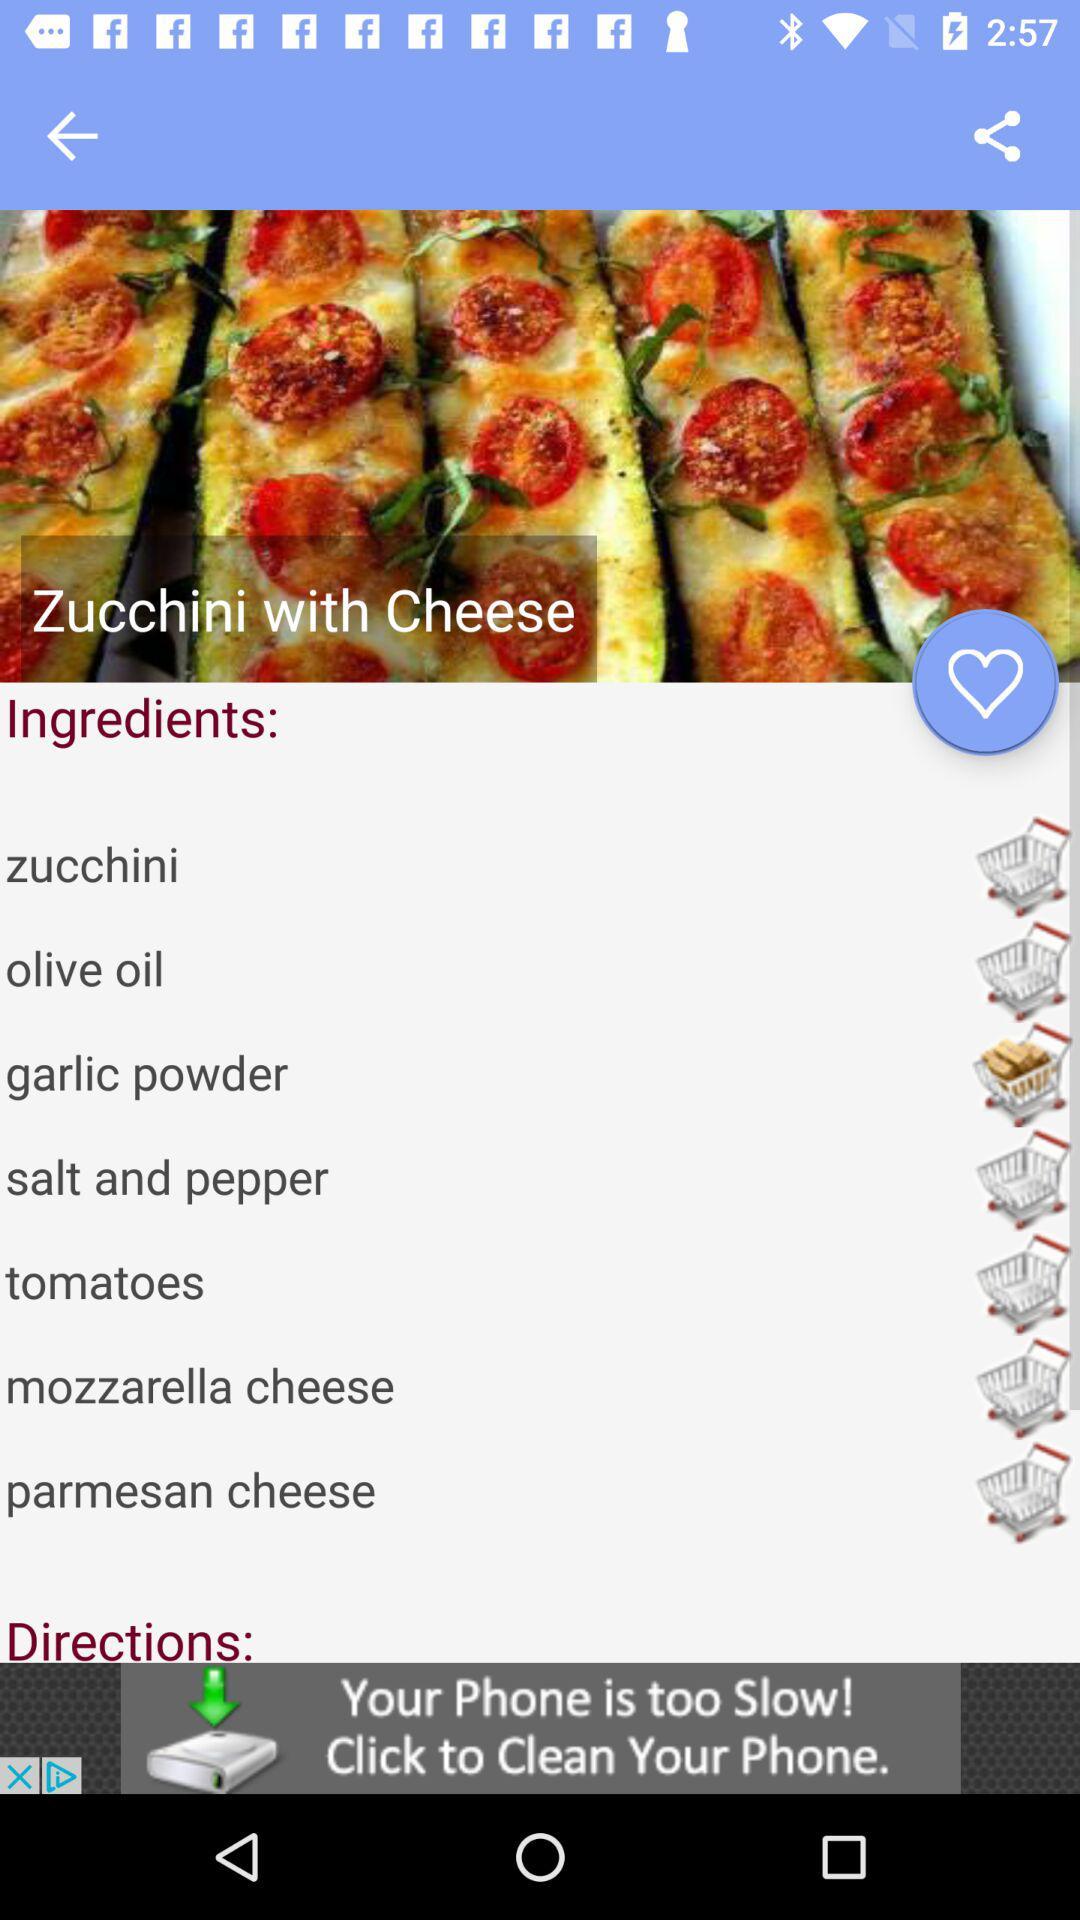  What do you see at coordinates (984, 682) in the screenshot?
I see `the favorite icon` at bounding box center [984, 682].